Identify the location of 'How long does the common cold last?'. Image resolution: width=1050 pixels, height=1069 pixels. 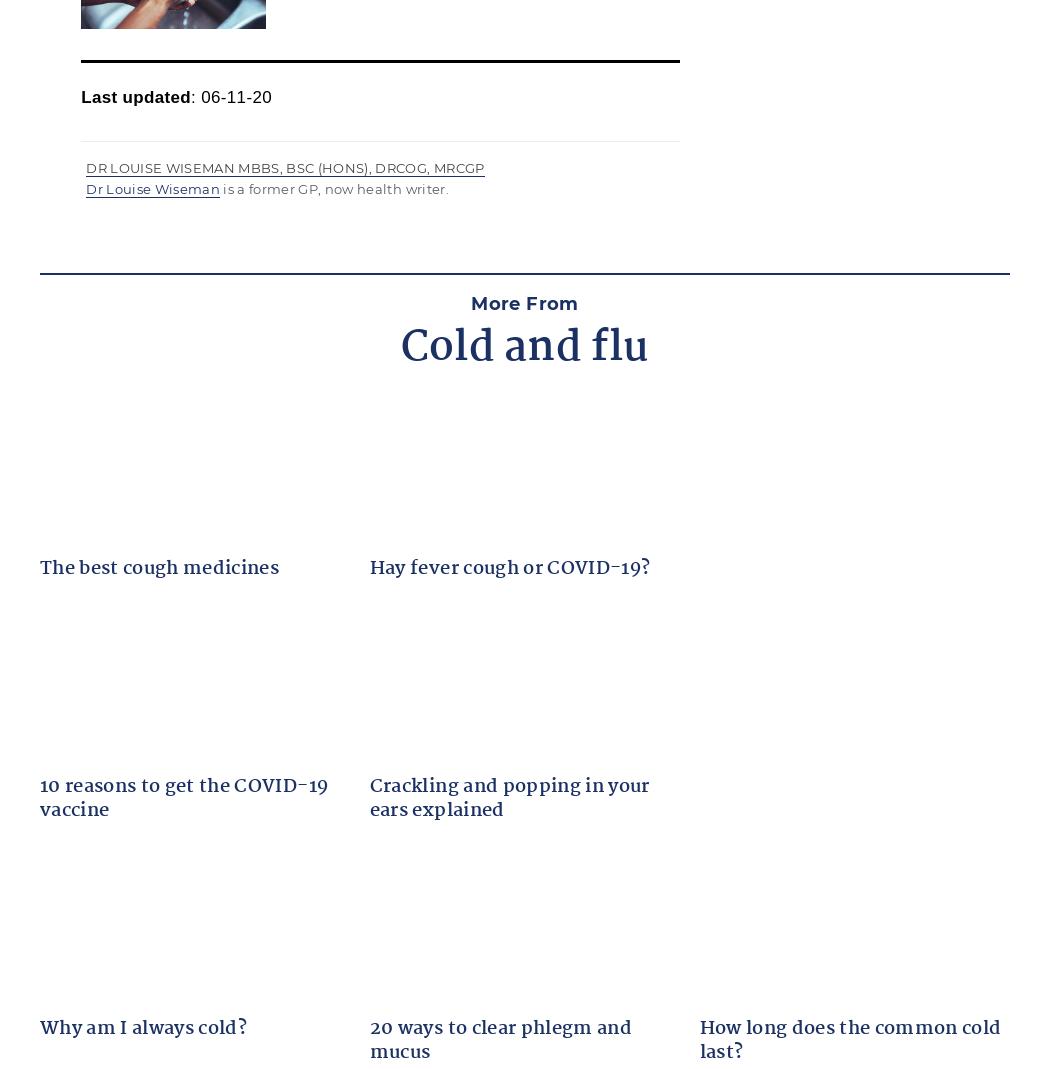
(849, 1040).